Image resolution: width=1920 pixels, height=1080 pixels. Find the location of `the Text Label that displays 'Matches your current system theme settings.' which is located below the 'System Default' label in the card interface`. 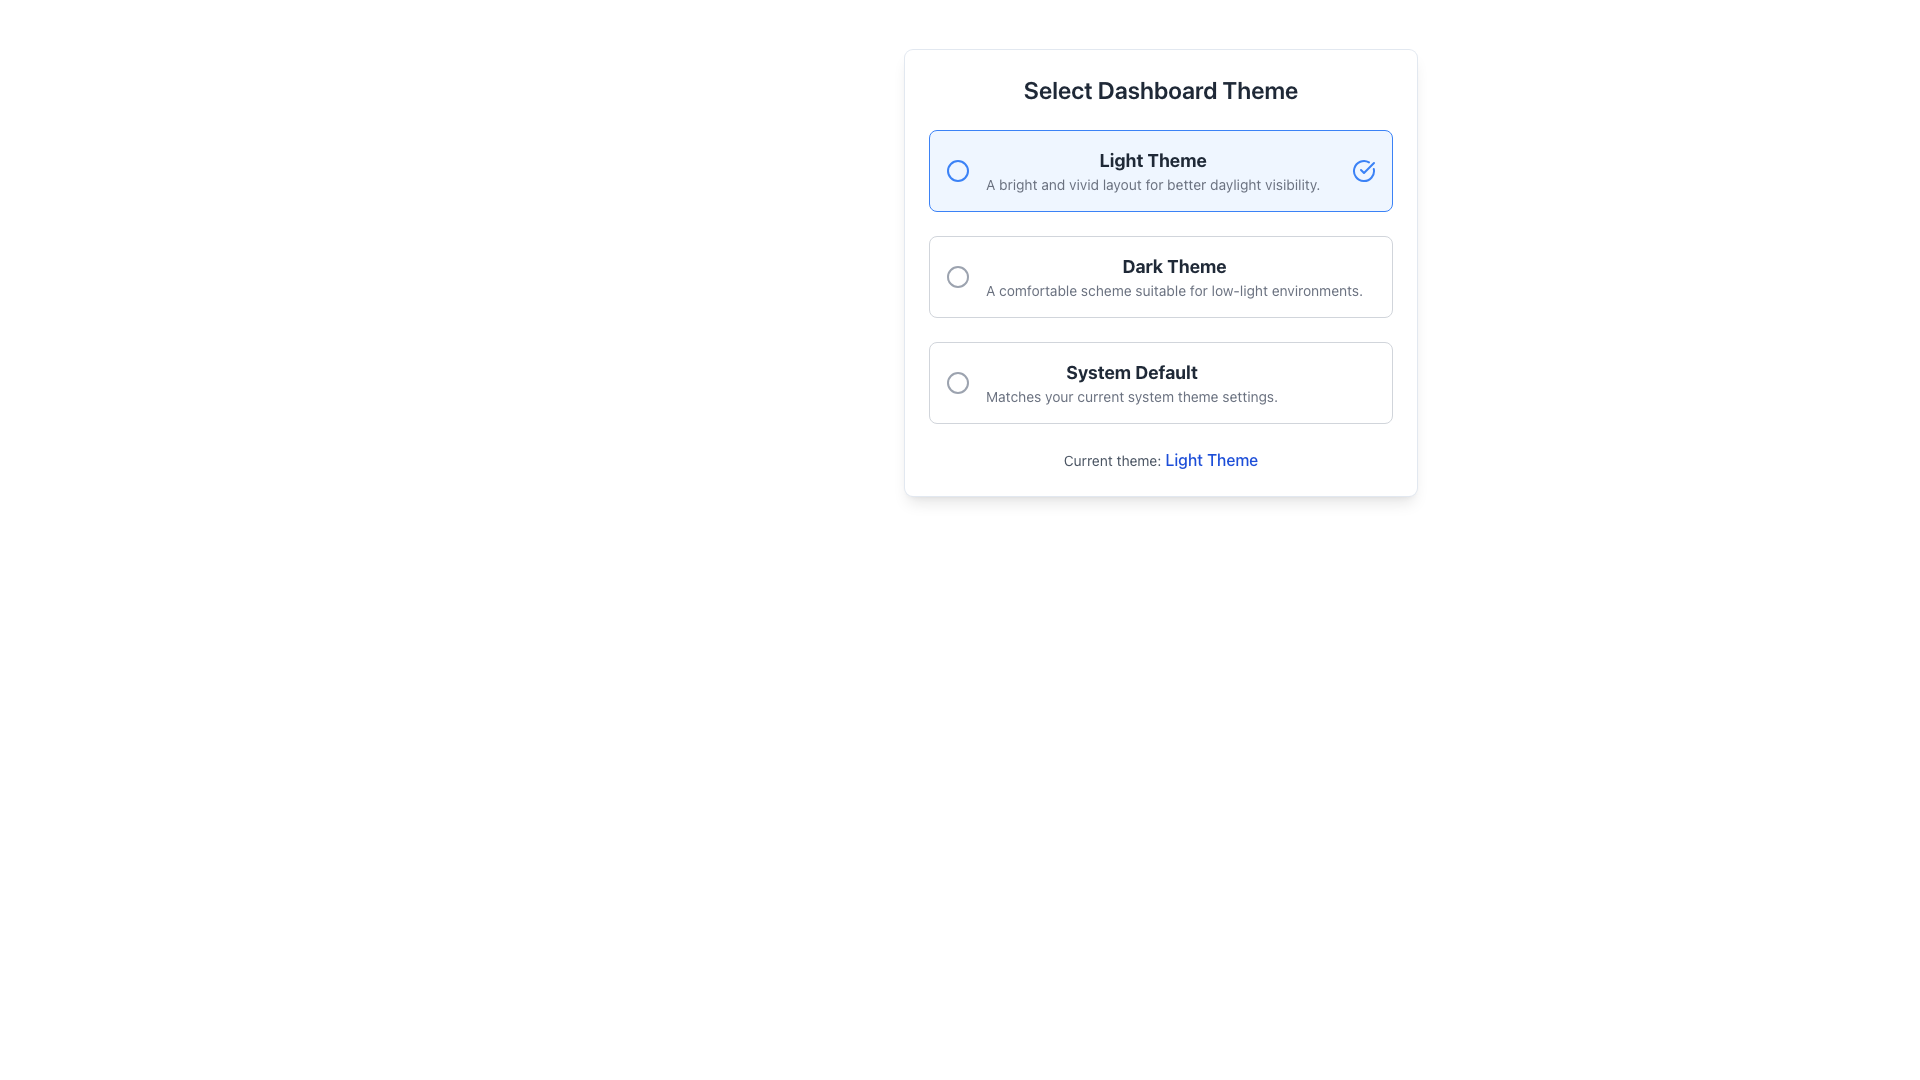

the Text Label that displays 'Matches your current system theme settings.' which is located below the 'System Default' label in the card interface is located at coordinates (1132, 397).